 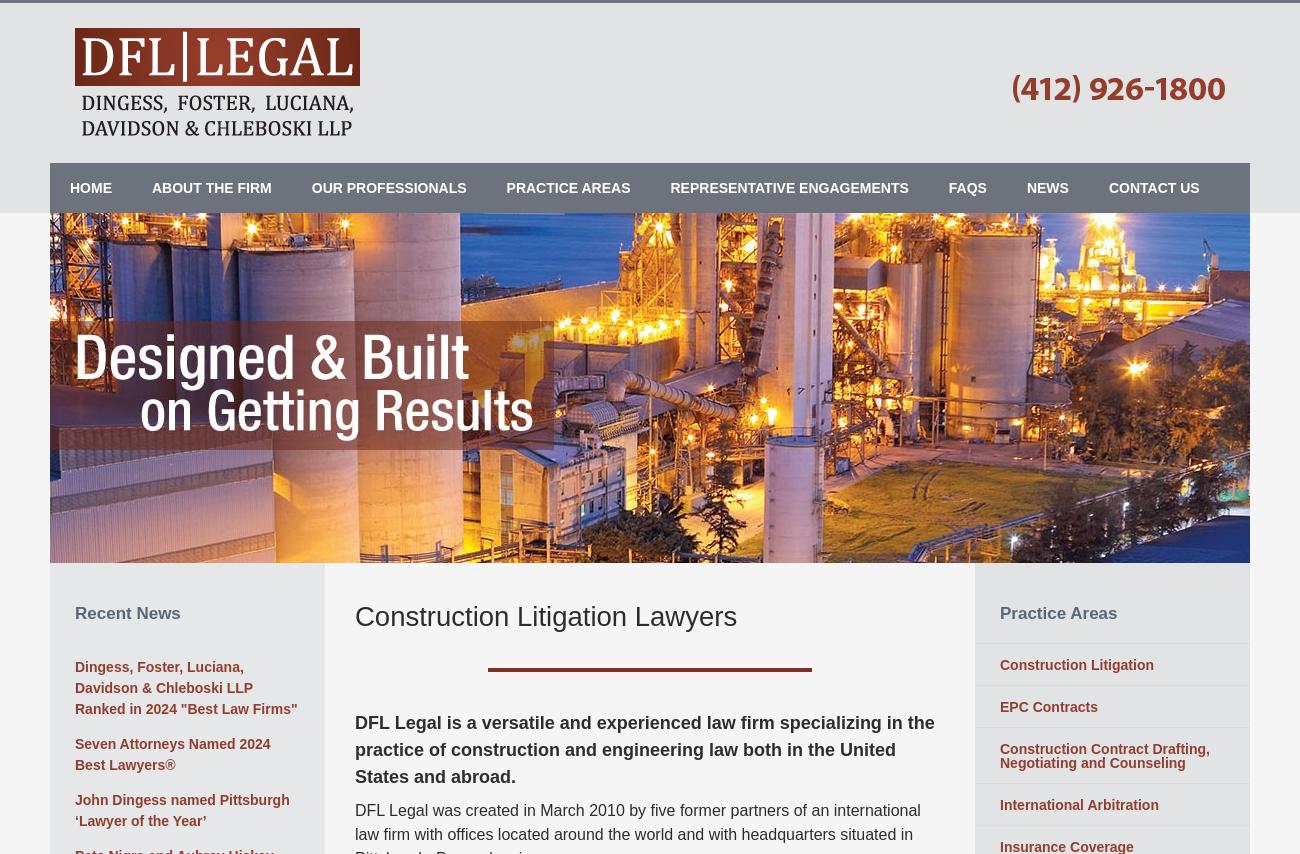 I want to click on 'Contact Us', so click(x=1153, y=186).